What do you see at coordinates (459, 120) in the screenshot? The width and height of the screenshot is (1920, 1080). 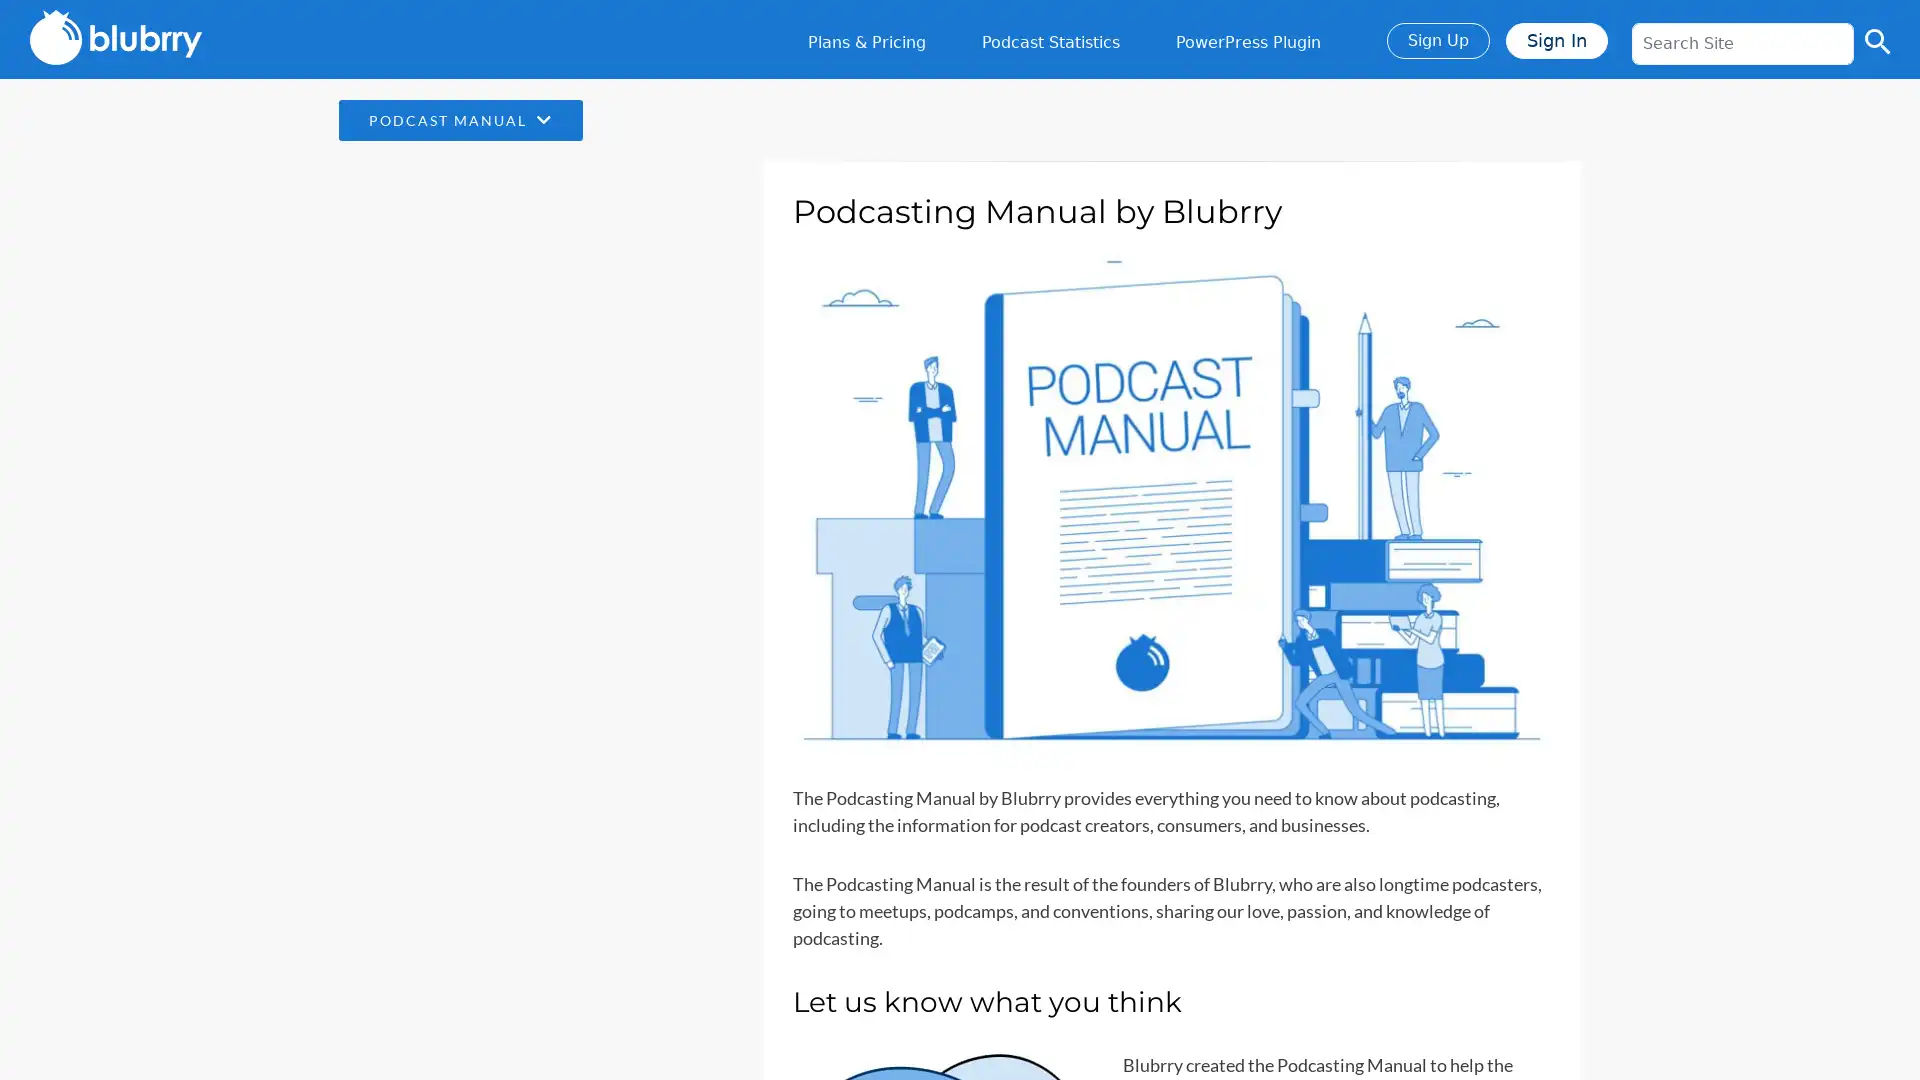 I see `PODCAST MANUAL` at bounding box center [459, 120].